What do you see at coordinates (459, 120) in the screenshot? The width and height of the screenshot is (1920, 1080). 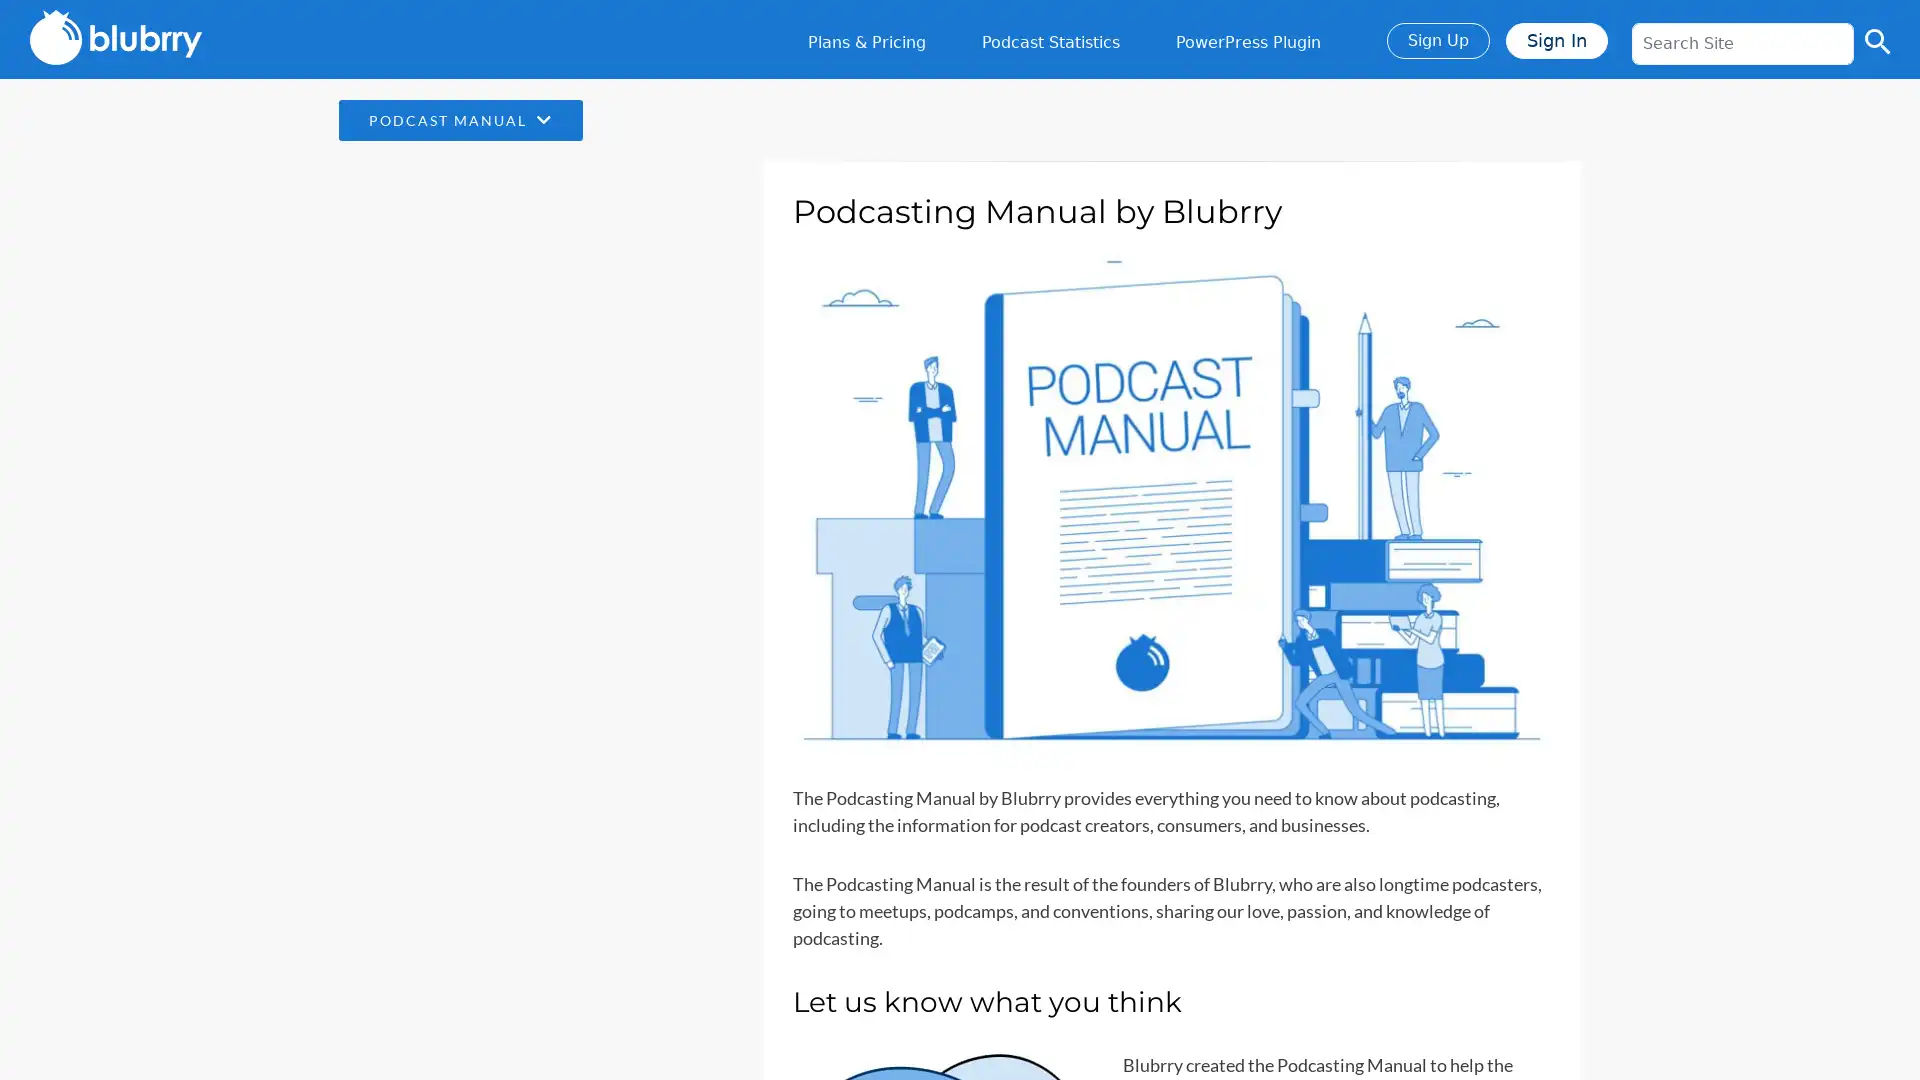 I see `PODCAST MANUAL` at bounding box center [459, 120].